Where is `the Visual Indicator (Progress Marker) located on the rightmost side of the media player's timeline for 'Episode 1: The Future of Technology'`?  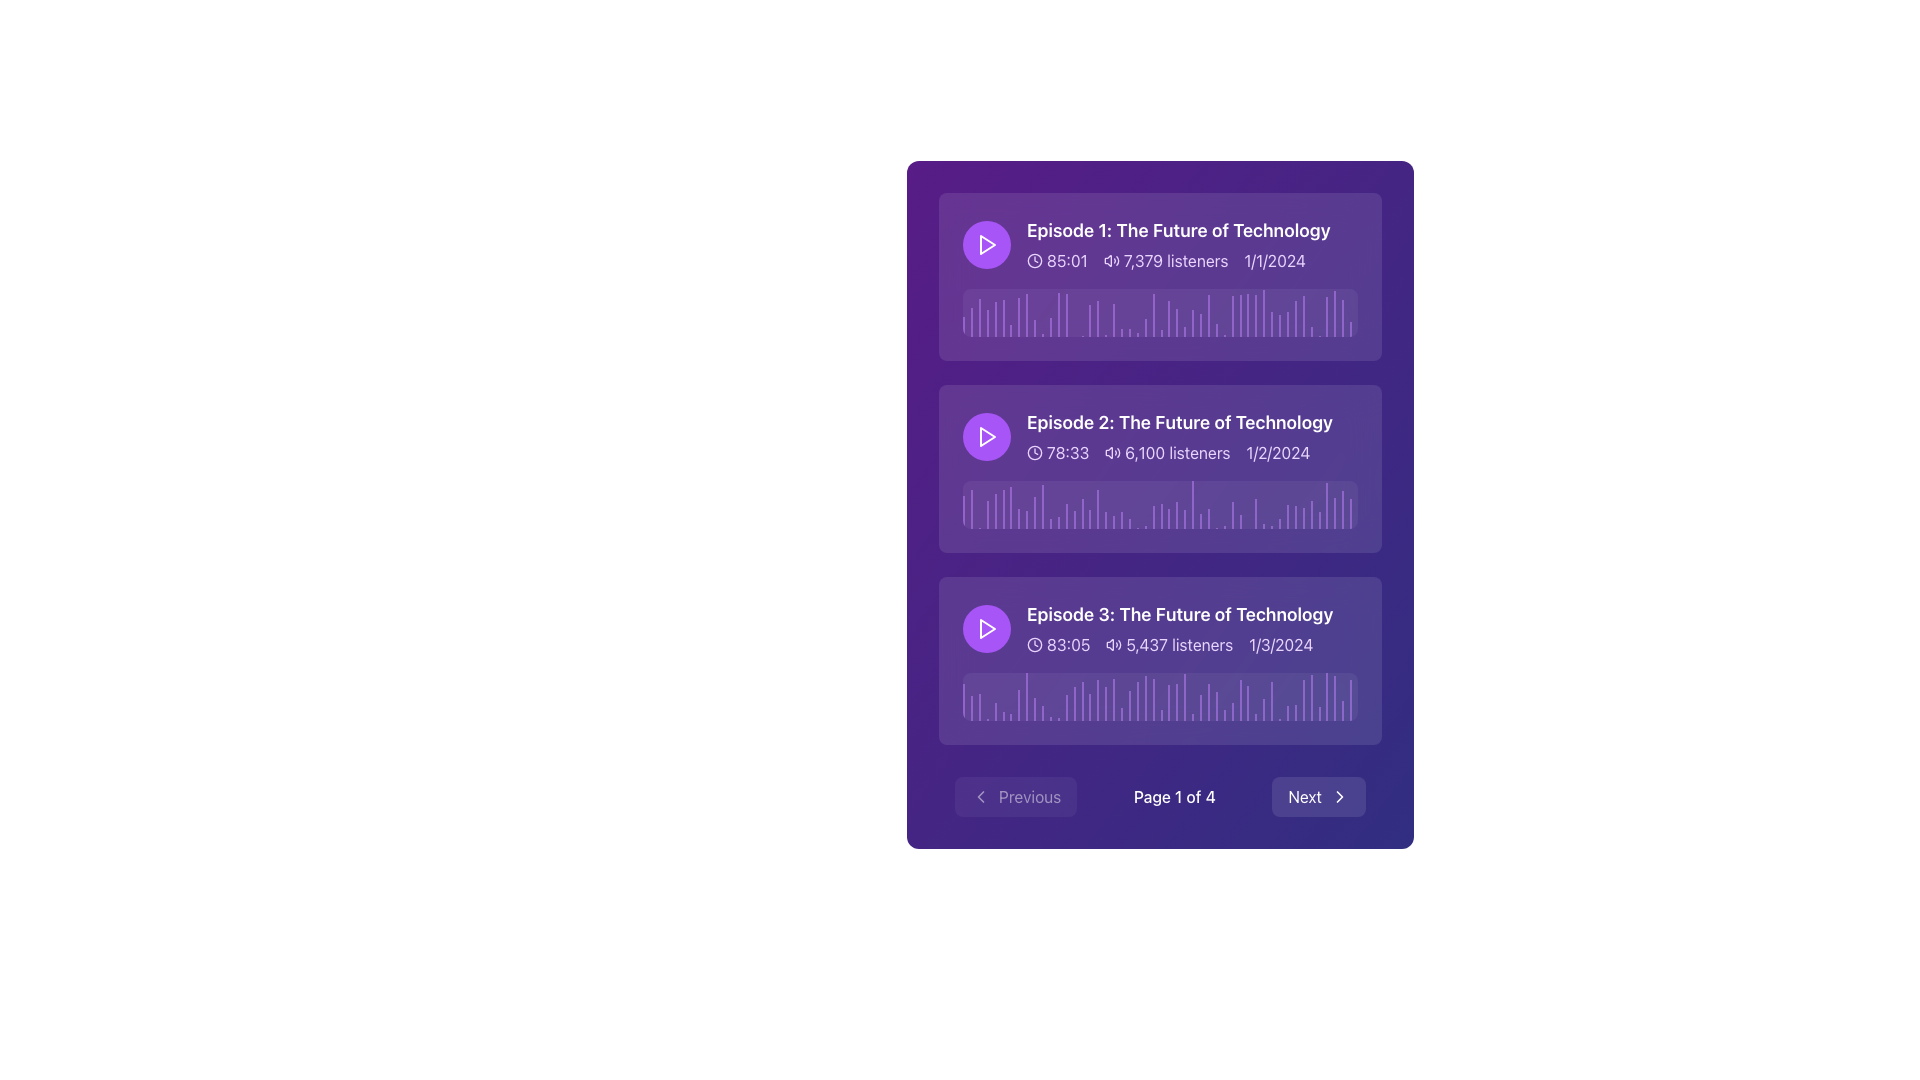
the Visual Indicator (Progress Marker) located on the rightmost side of the media player's timeline for 'Episode 1: The Future of Technology' is located at coordinates (1263, 313).